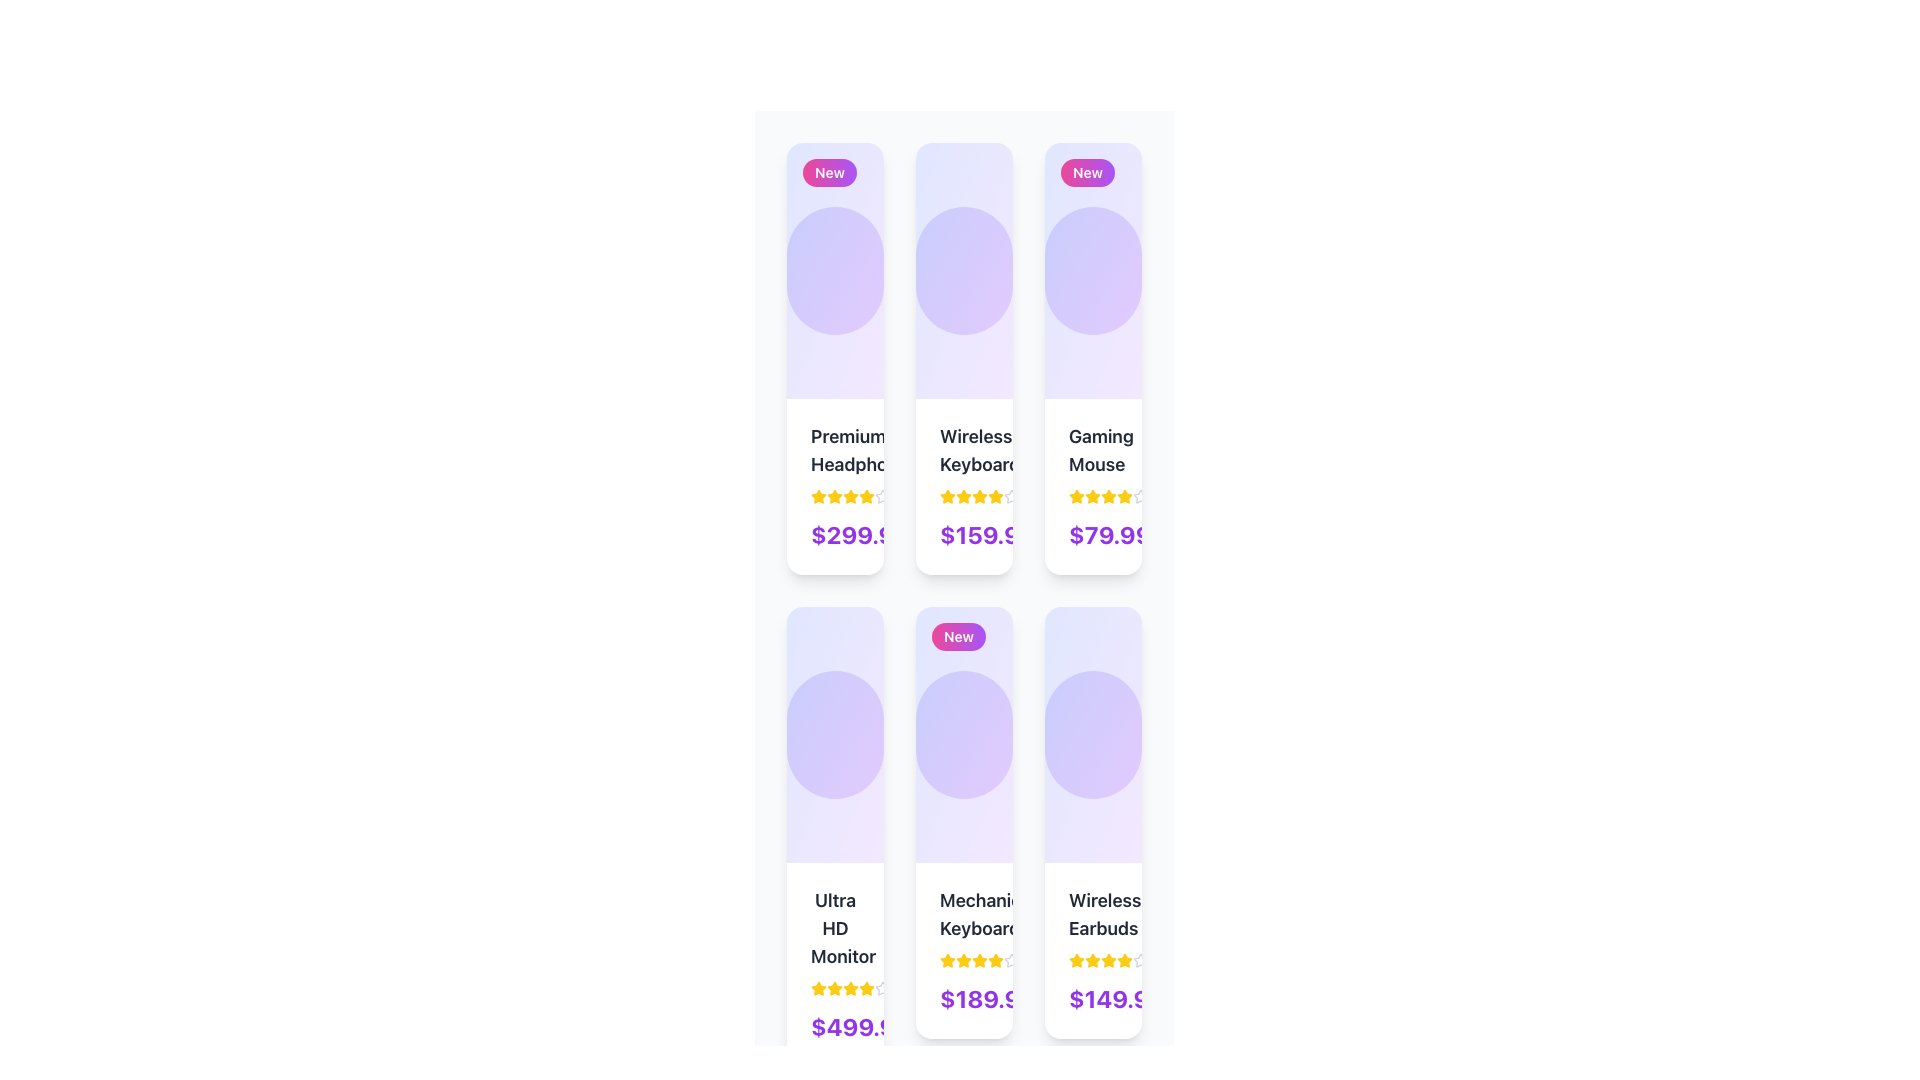 Image resolution: width=1920 pixels, height=1080 pixels. I want to click on the product advertisement card for the 'Gaming Mouse' priced at $79.99, so click(1092, 357).